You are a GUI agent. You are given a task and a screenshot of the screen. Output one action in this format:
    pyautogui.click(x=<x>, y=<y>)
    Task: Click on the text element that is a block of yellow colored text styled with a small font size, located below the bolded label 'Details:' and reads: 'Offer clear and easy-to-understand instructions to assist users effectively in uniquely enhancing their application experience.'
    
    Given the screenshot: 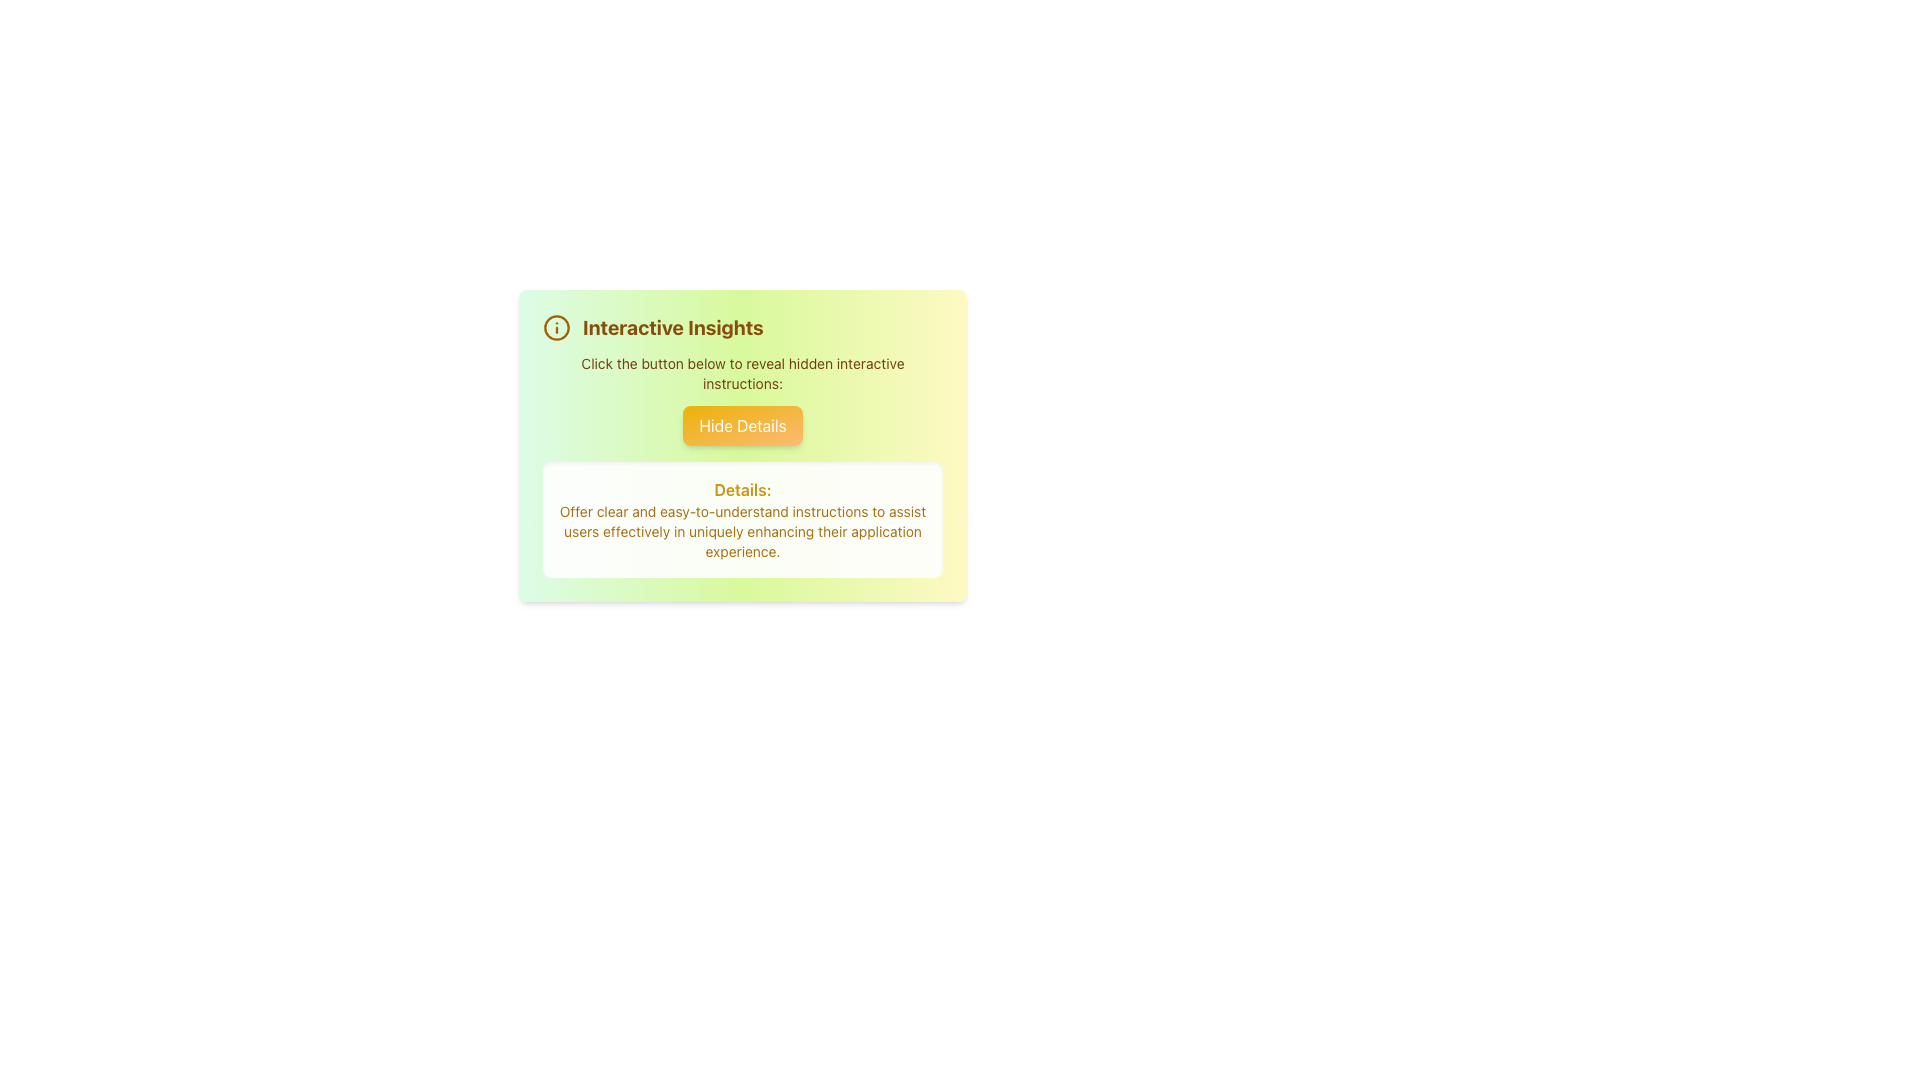 What is the action you would take?
    pyautogui.click(x=742, y=531)
    